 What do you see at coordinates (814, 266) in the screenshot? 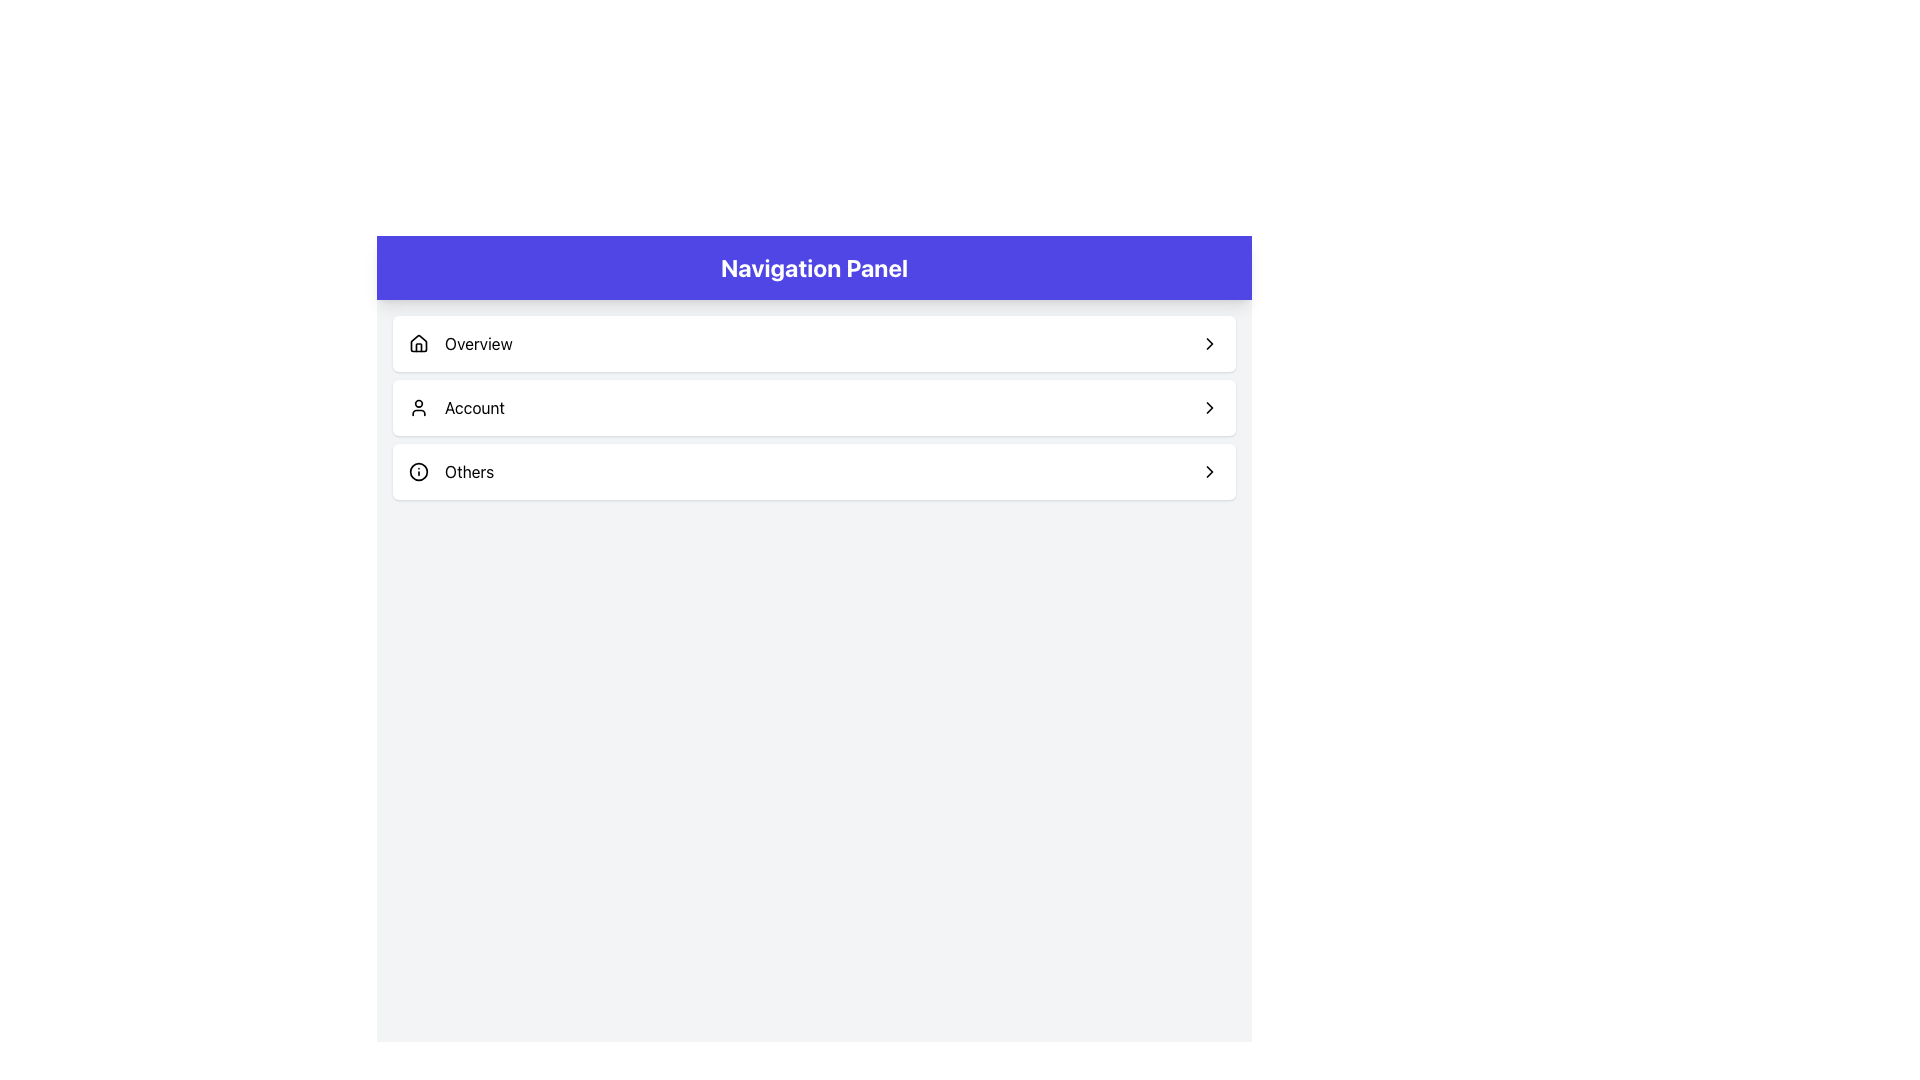
I see `the header bar with a dark indigo background and centered white text reading 'Navigation Panel'` at bounding box center [814, 266].